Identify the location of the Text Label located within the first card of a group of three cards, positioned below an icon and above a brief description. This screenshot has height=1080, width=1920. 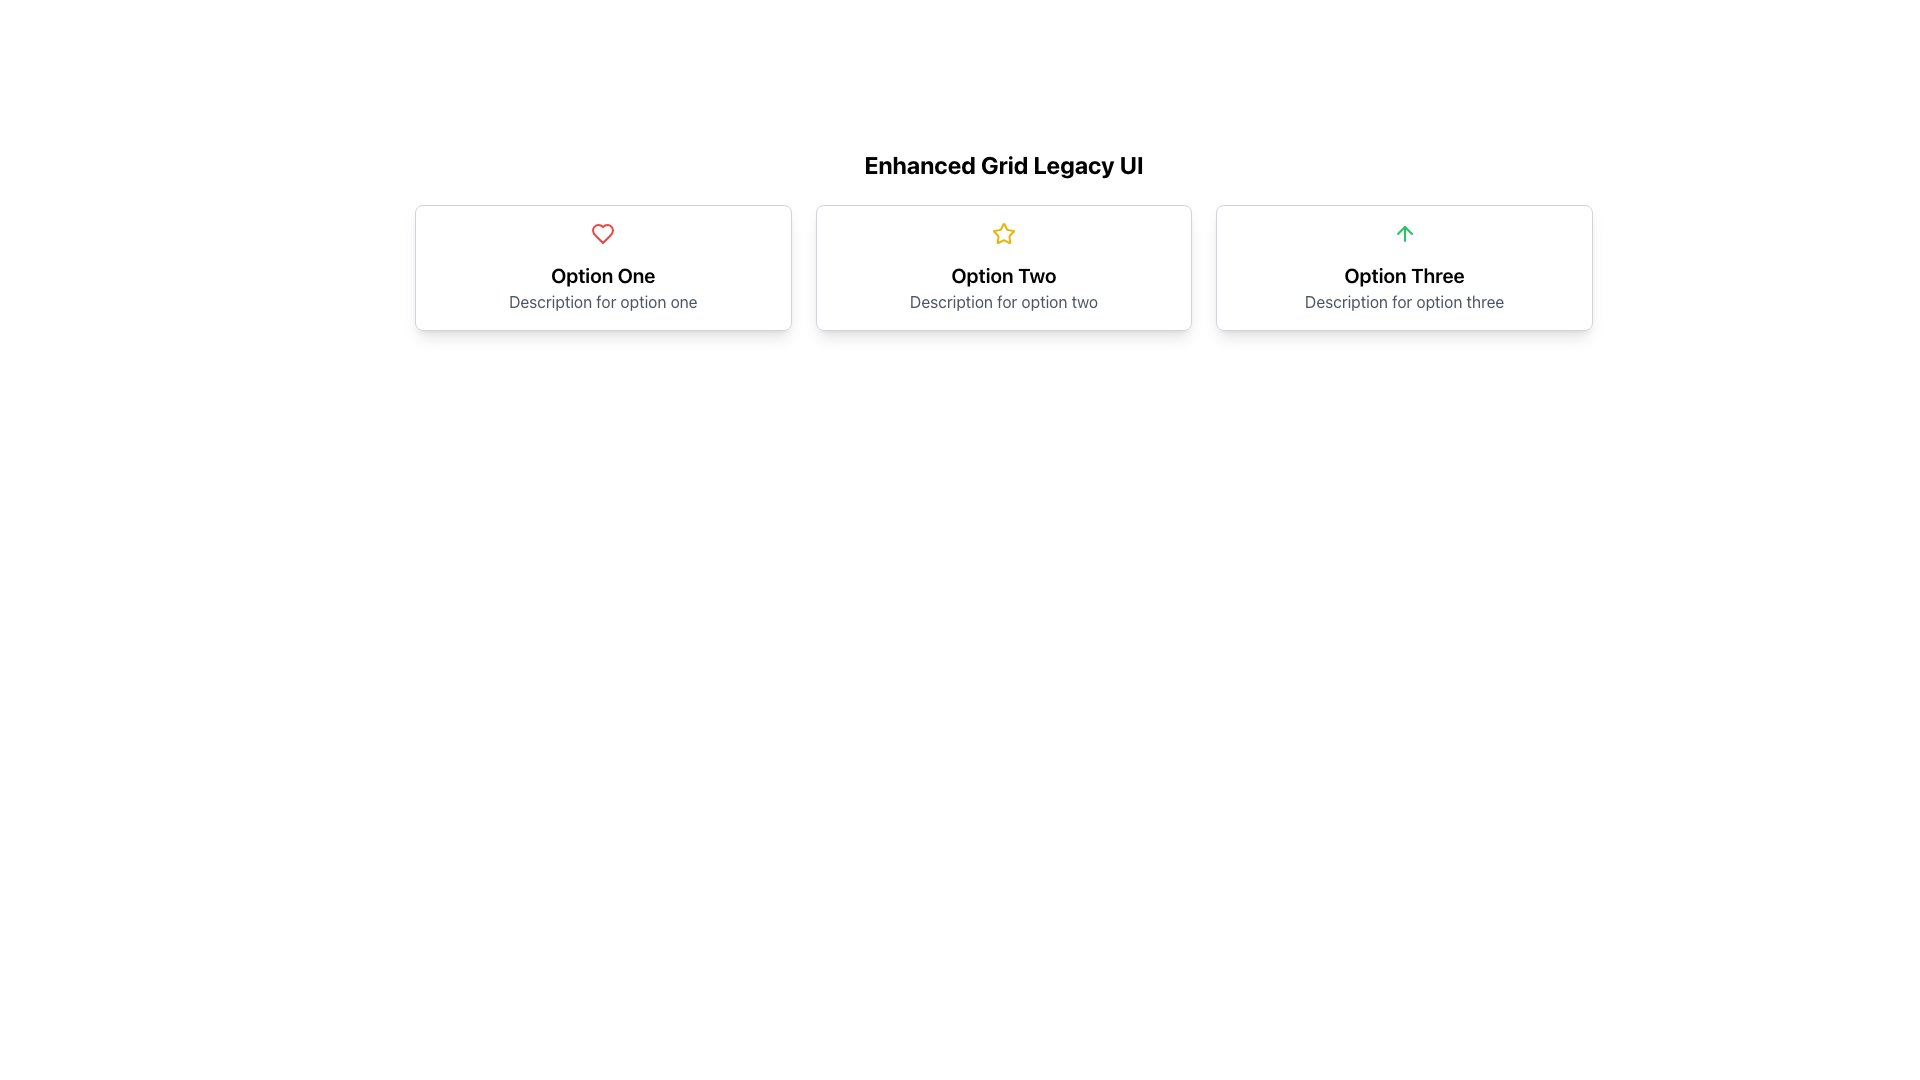
(602, 276).